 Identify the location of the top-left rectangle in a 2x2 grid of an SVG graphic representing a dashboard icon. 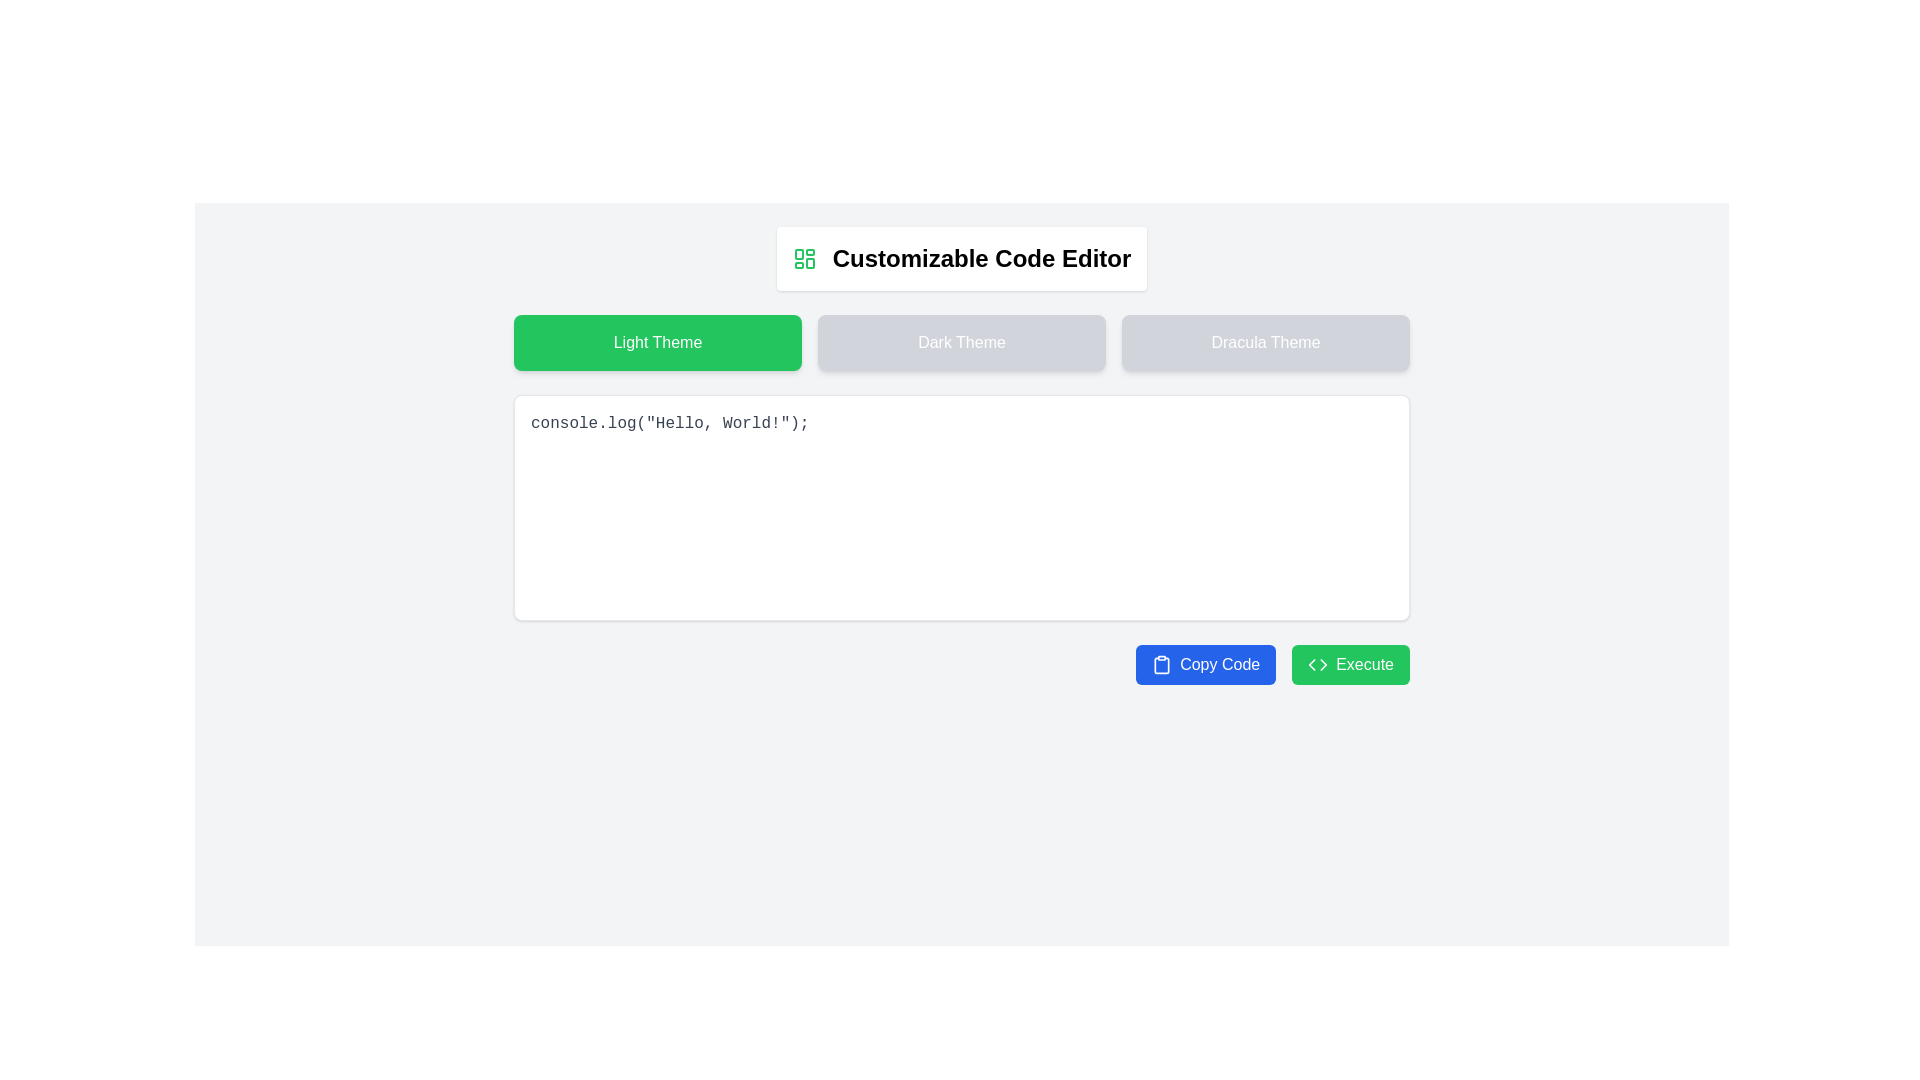
(798, 253).